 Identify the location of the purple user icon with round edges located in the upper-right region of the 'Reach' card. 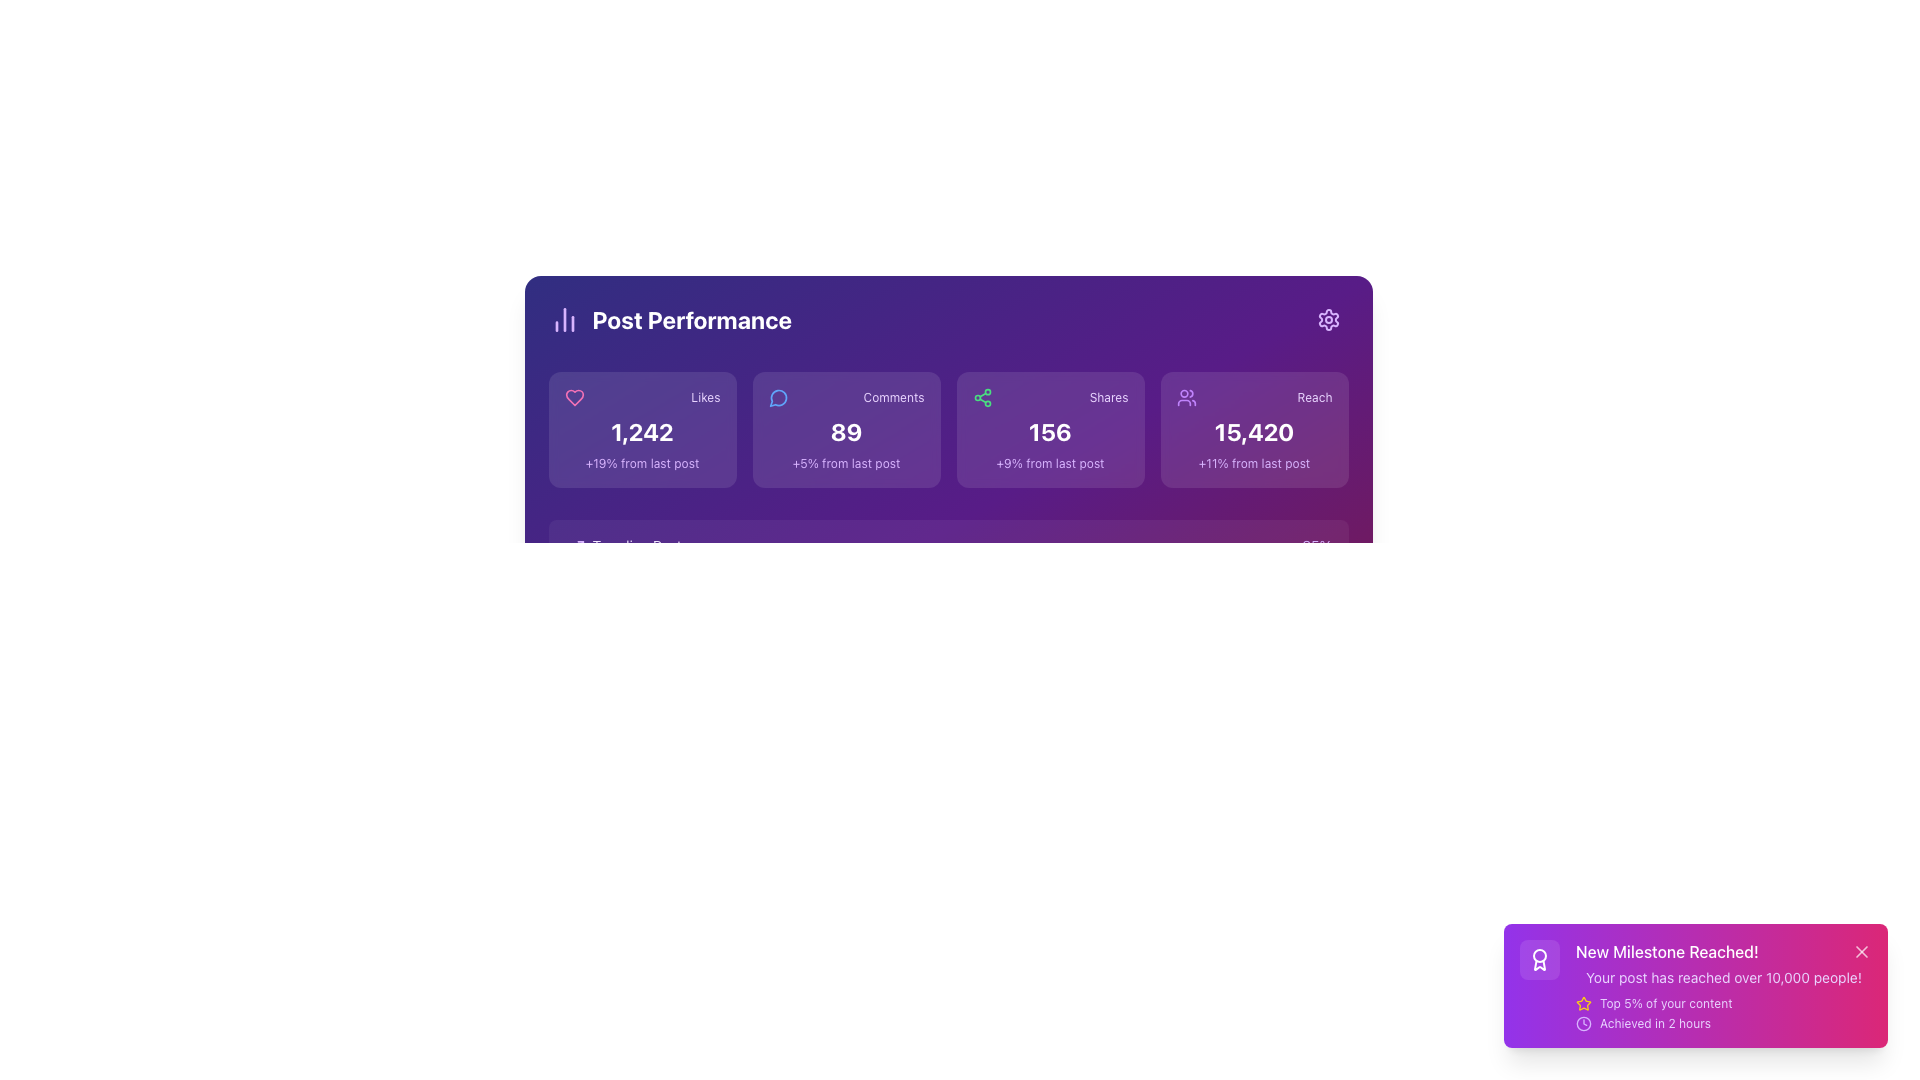
(1186, 397).